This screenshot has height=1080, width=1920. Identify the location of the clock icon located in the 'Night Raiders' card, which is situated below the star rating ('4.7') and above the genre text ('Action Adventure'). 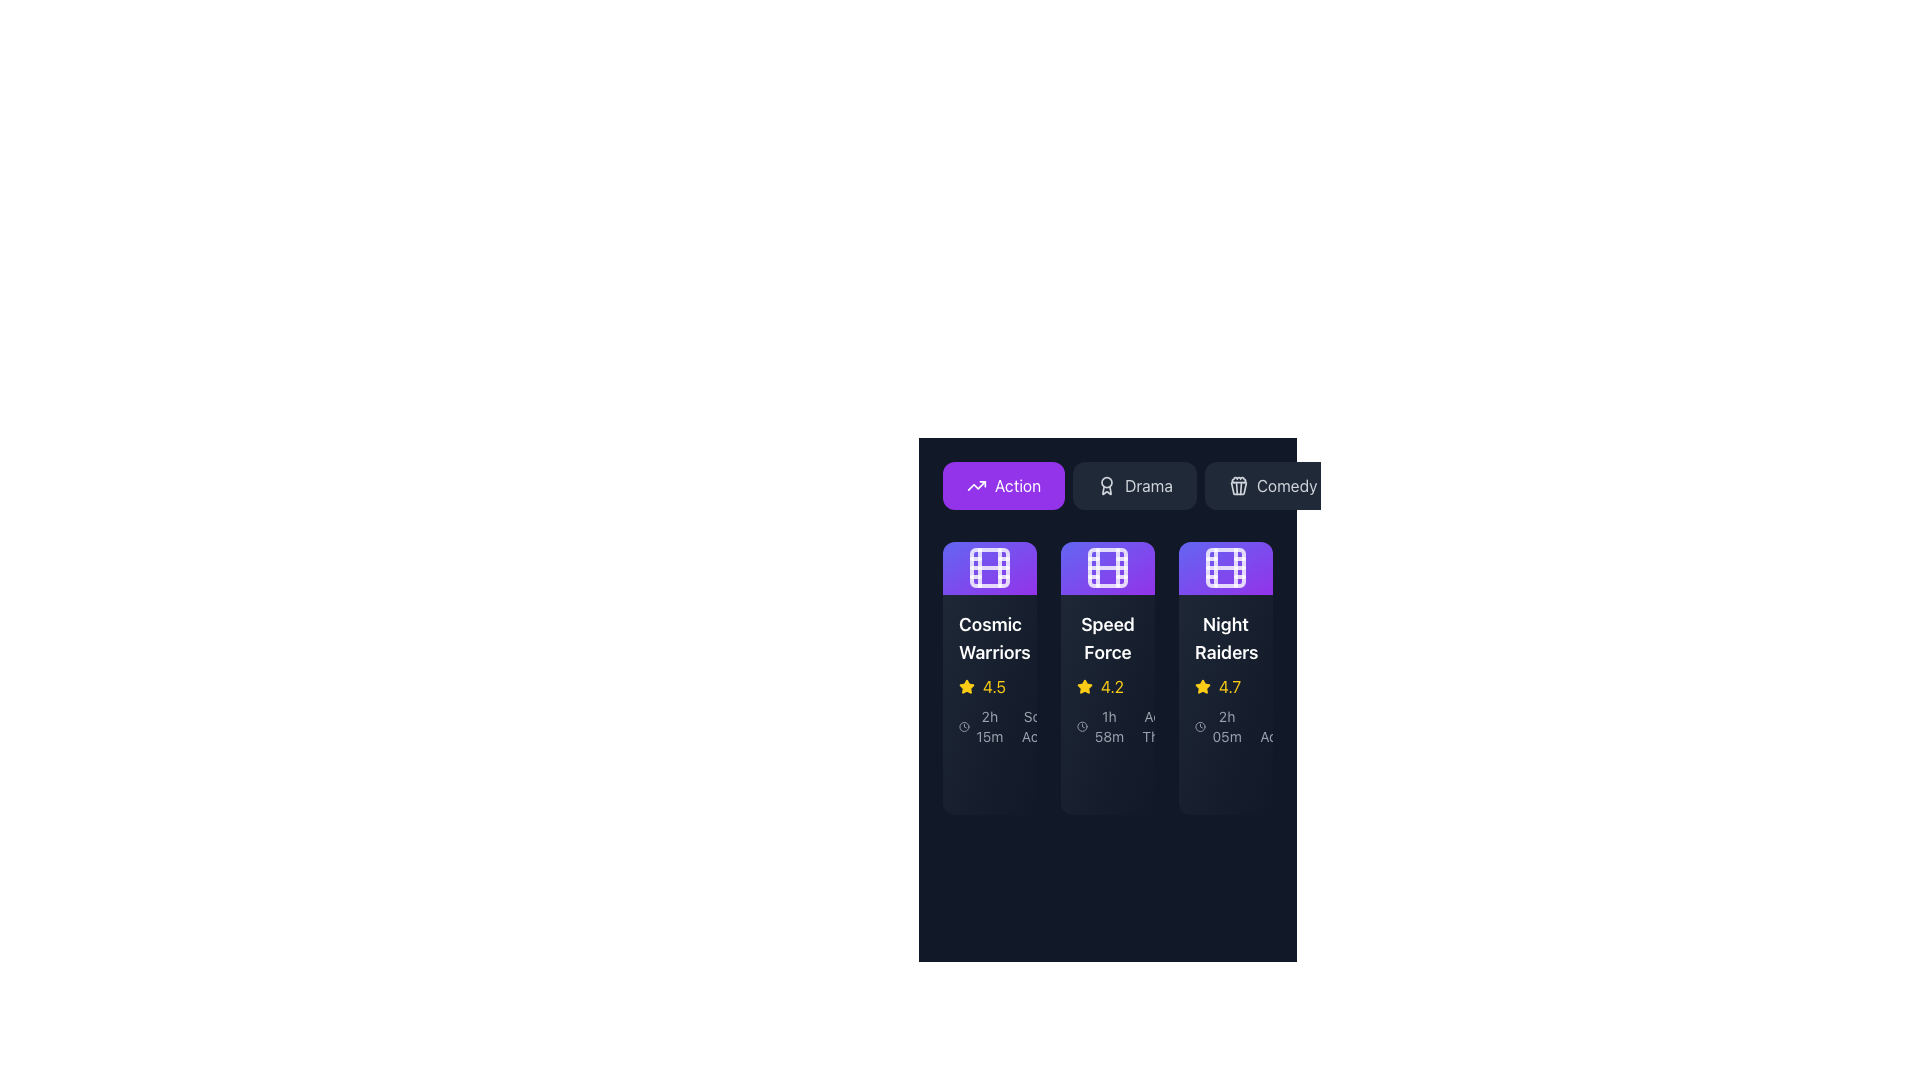
(1224, 725).